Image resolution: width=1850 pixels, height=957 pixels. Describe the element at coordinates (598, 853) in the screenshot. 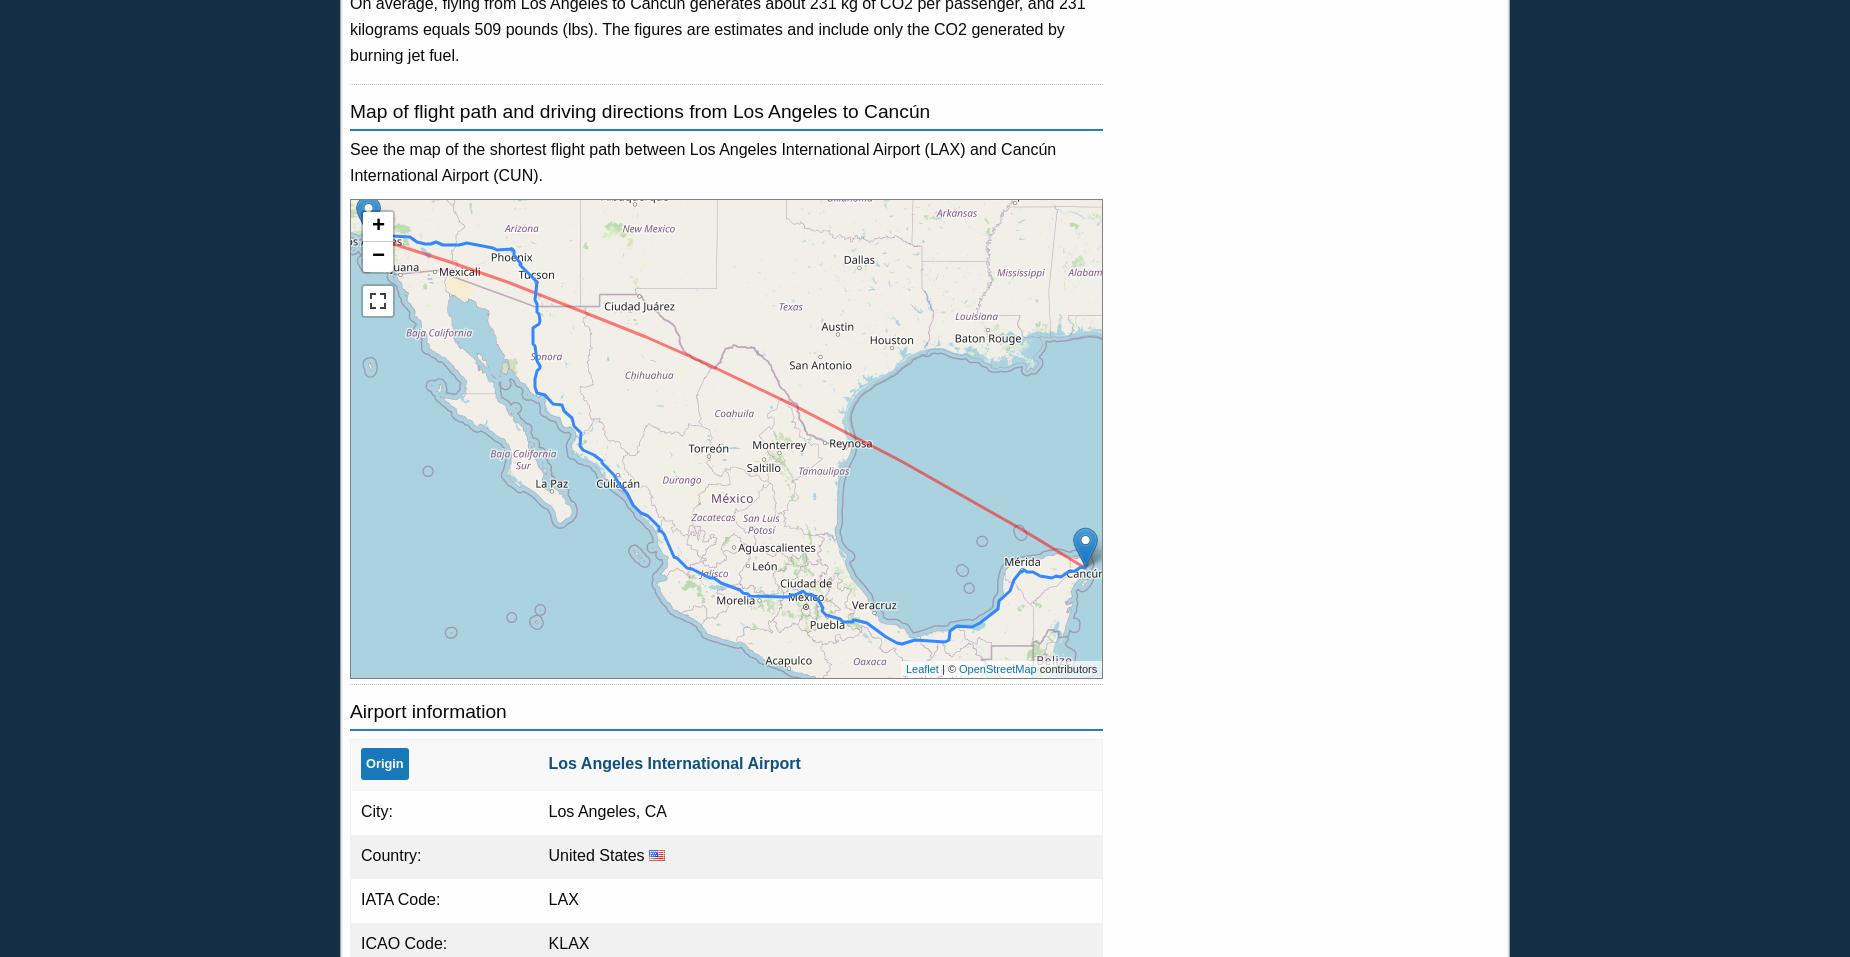

I see `'United States'` at that location.